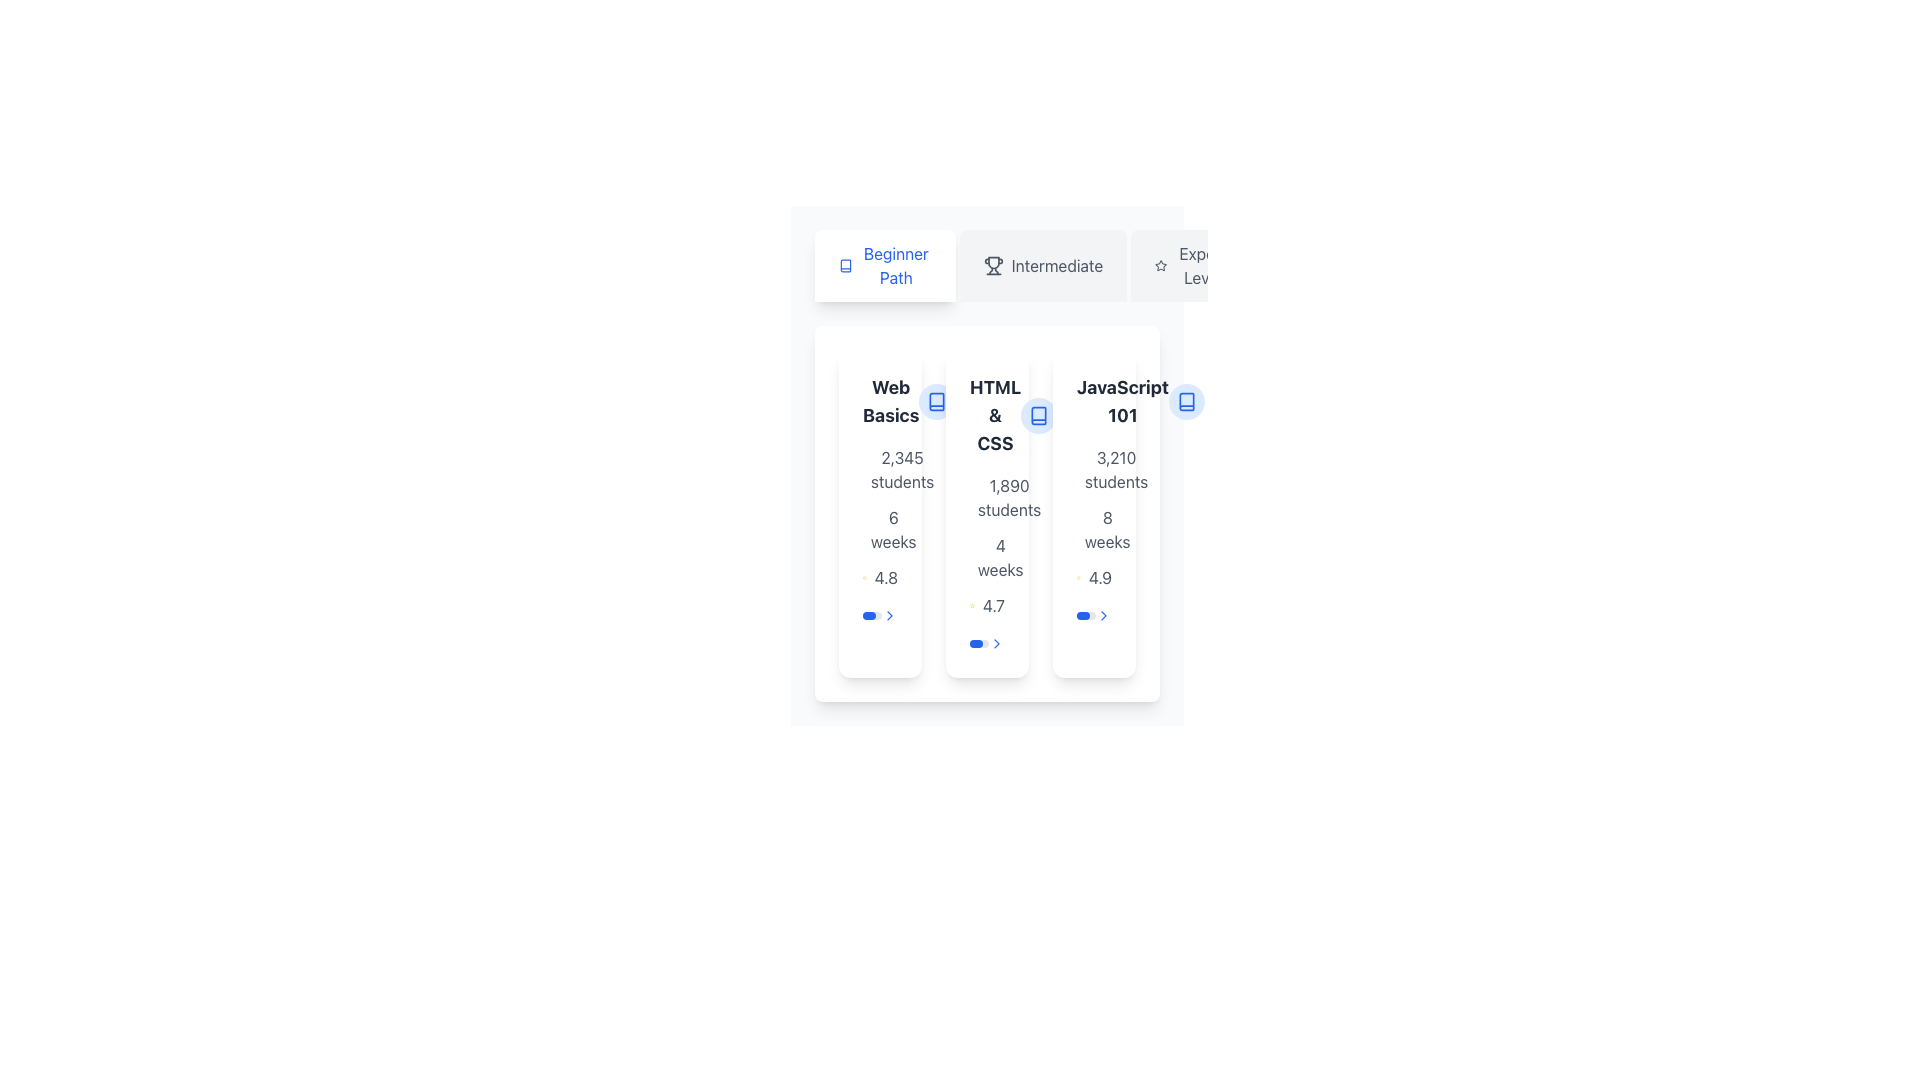  I want to click on the text content indicating the duration of the course, which is the second text element in a vertical sequence within the first course card, so click(880, 528).